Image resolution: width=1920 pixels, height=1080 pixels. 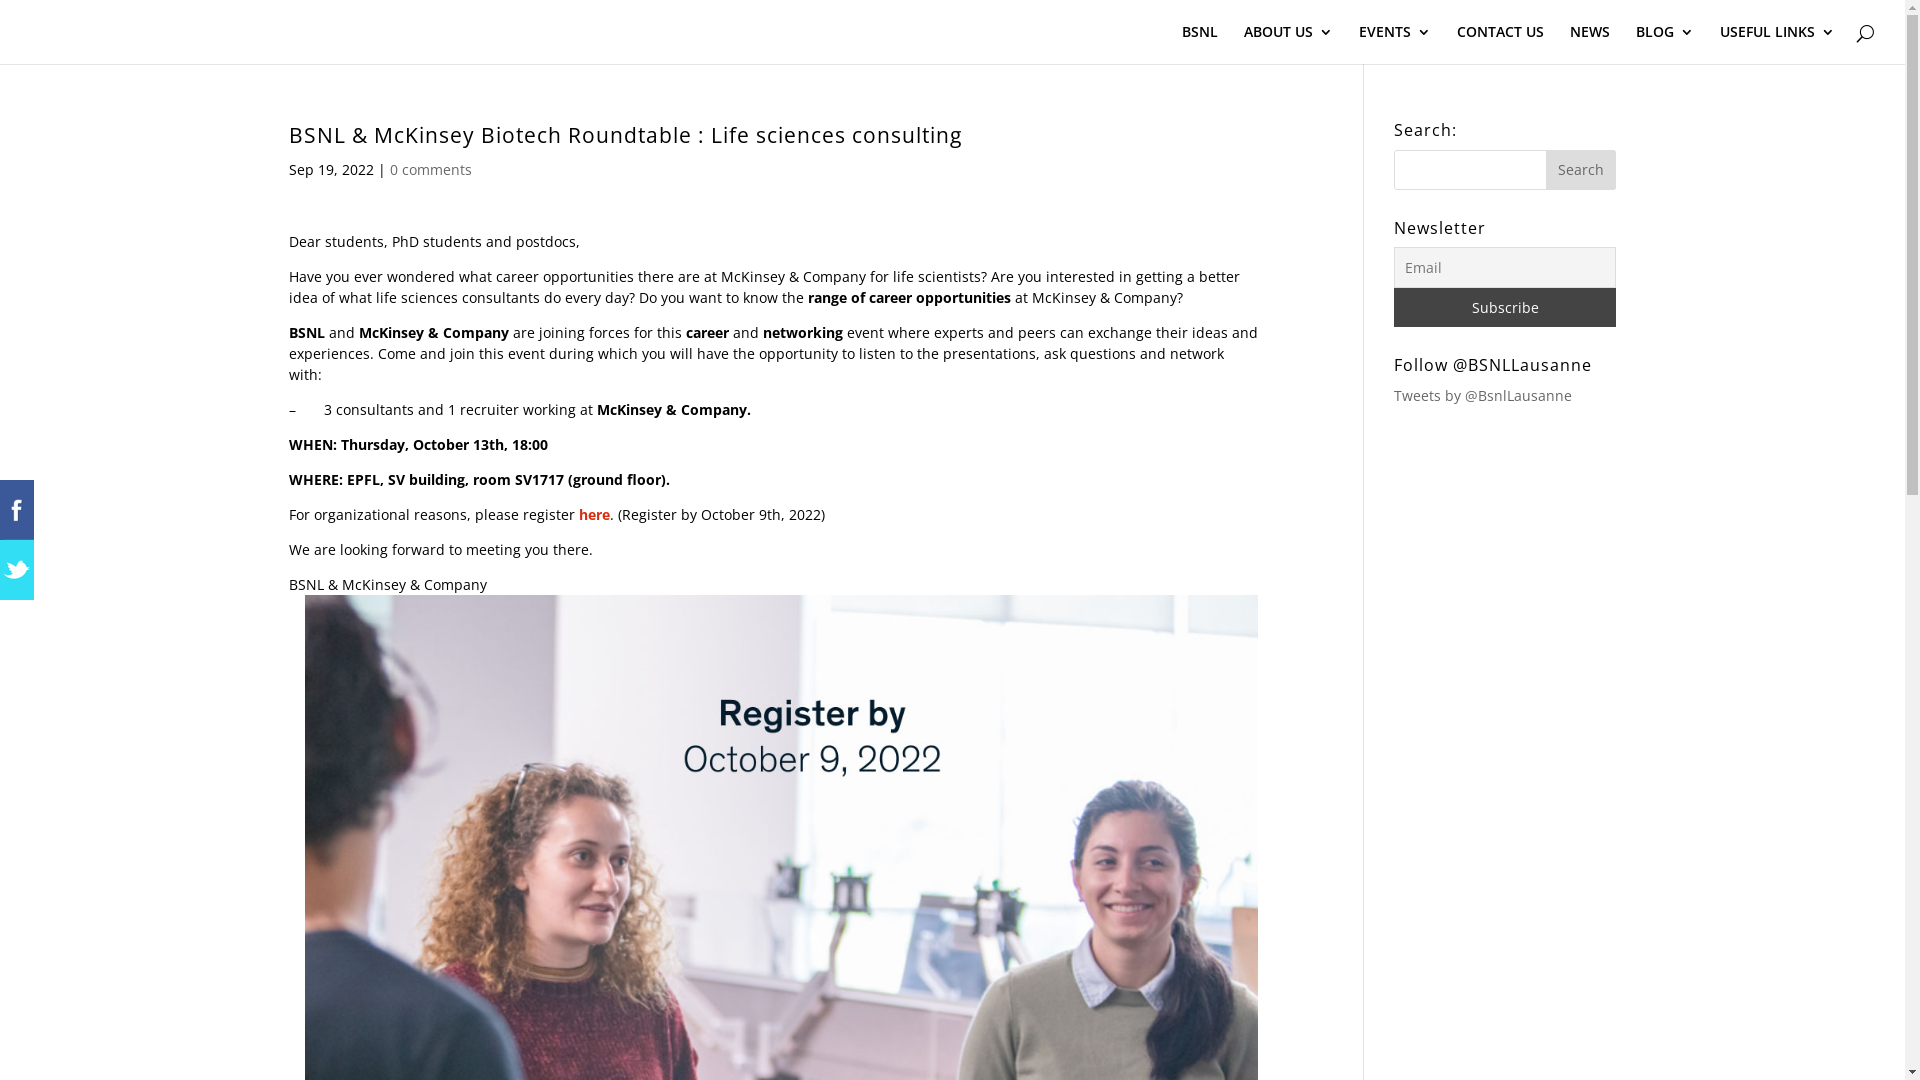 I want to click on 'Tweets by @BsnlLausanne', so click(x=1483, y=395).